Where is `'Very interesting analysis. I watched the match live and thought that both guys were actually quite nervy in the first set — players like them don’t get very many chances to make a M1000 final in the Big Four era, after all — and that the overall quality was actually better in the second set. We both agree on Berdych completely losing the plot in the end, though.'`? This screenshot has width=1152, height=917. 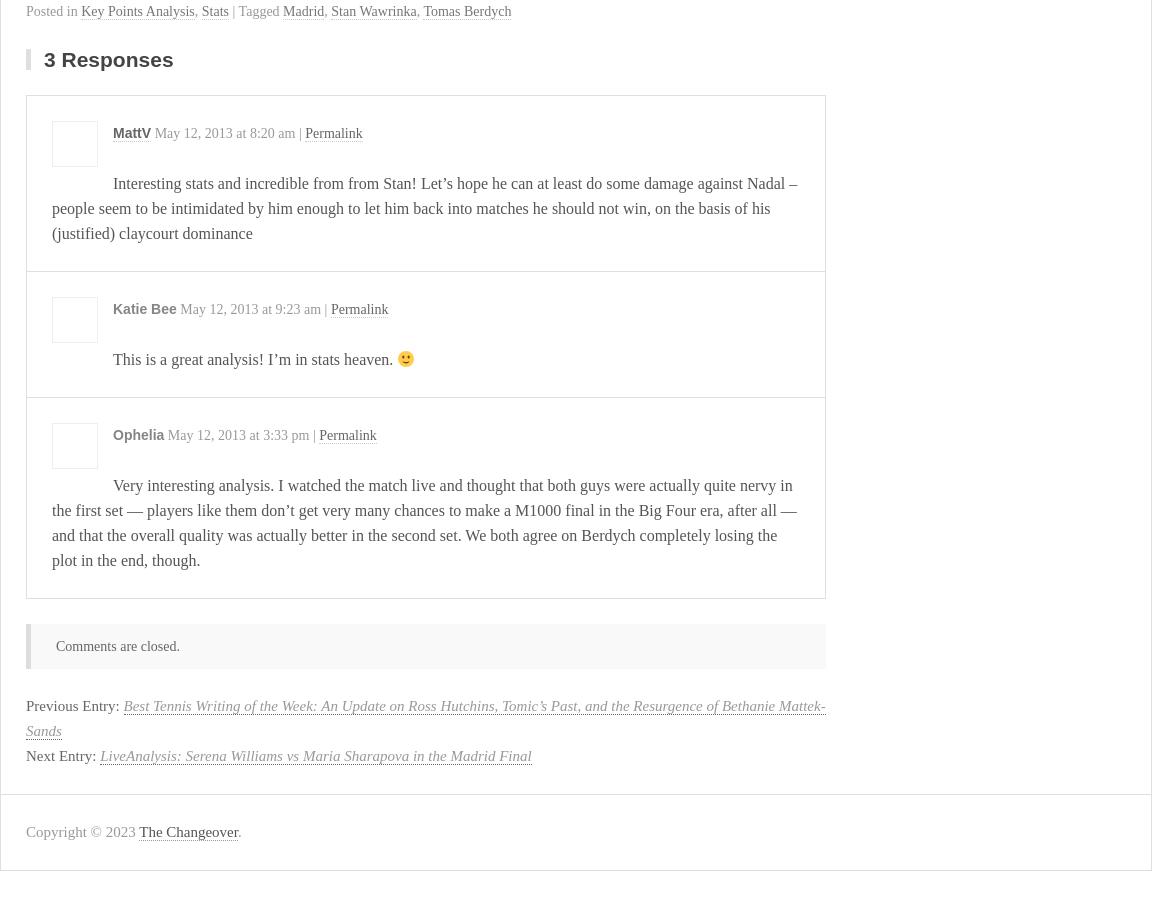 'Very interesting analysis. I watched the match live and thought that both guys were actually quite nervy in the first set — players like them don’t get very many chances to make a M1000 final in the Big Four era, after all — and that the overall quality was actually better in the second set. We both agree on Berdych completely losing the plot in the end, though.' is located at coordinates (423, 521).